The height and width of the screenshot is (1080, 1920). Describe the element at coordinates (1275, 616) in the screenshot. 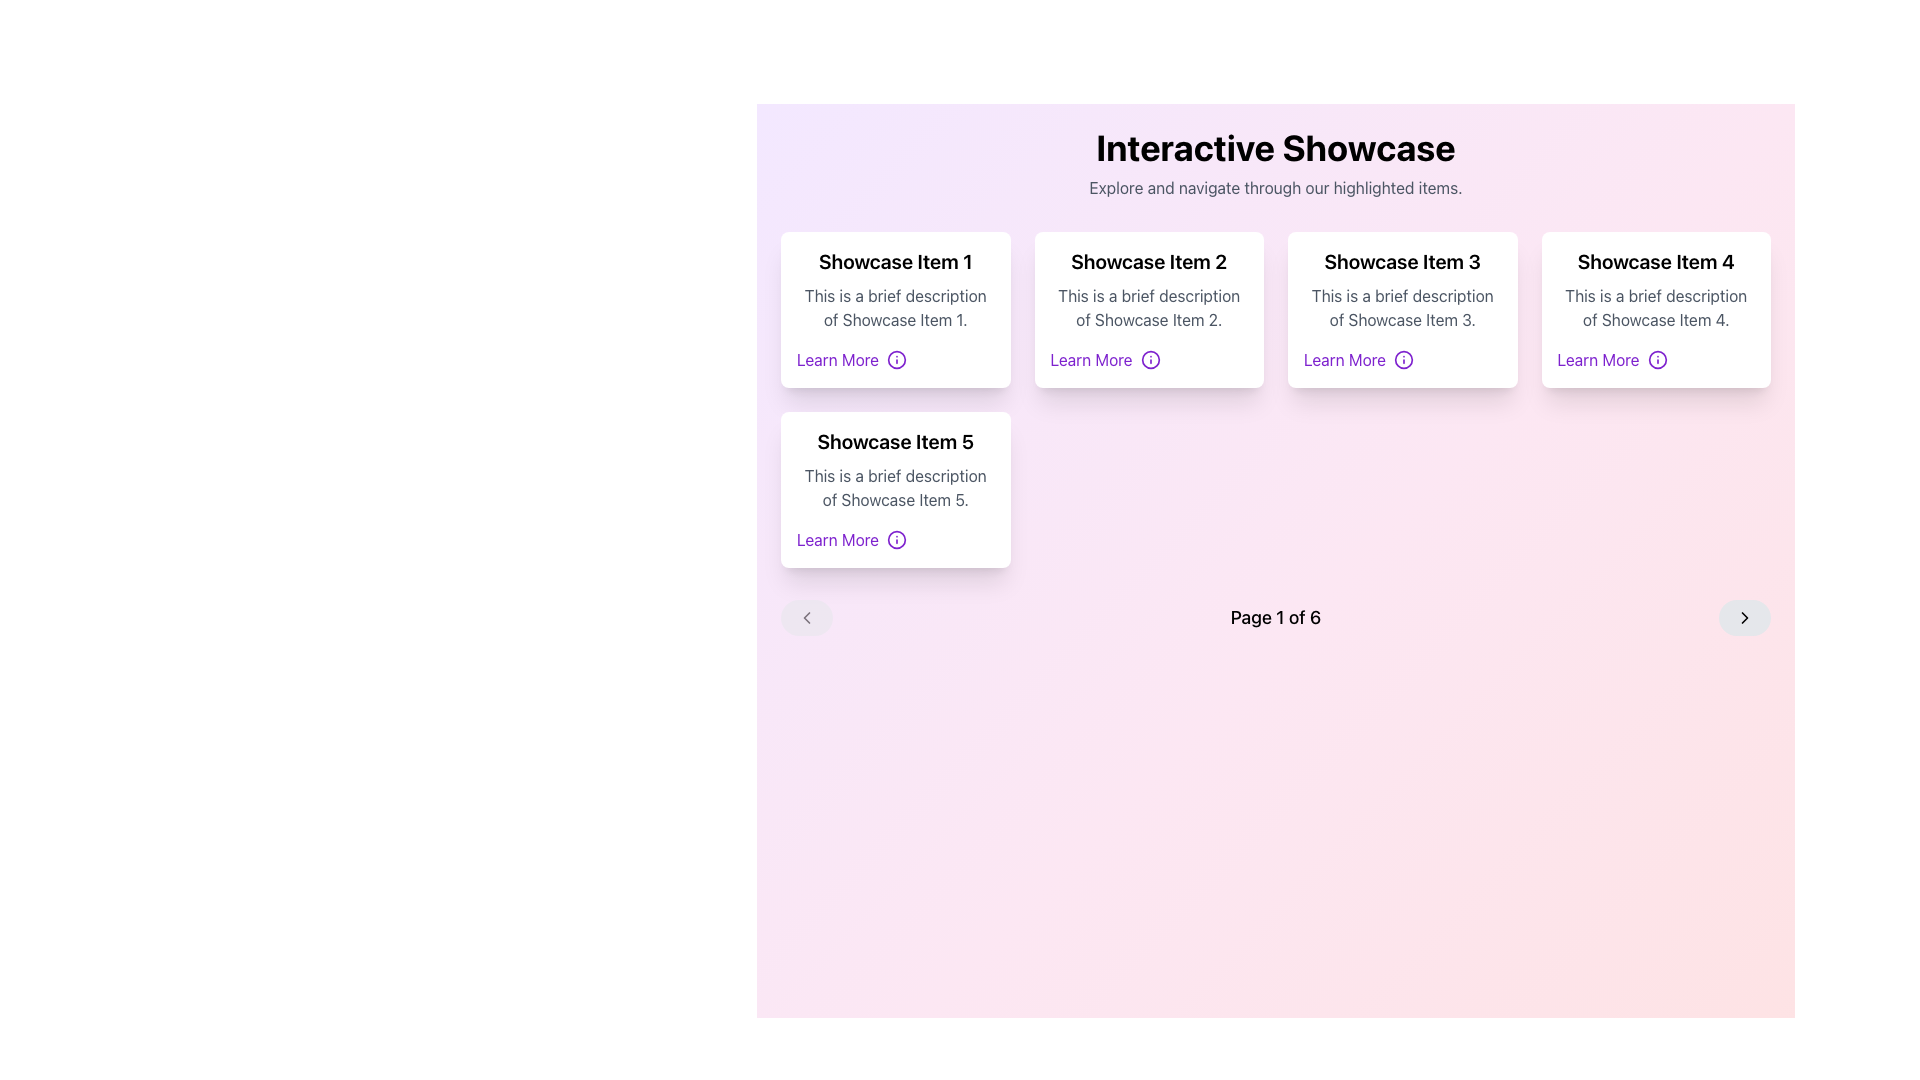

I see `text content displayed in the pagination control located at the bottom center of the interface, which indicates the currently active page in the interactive showcase` at that location.